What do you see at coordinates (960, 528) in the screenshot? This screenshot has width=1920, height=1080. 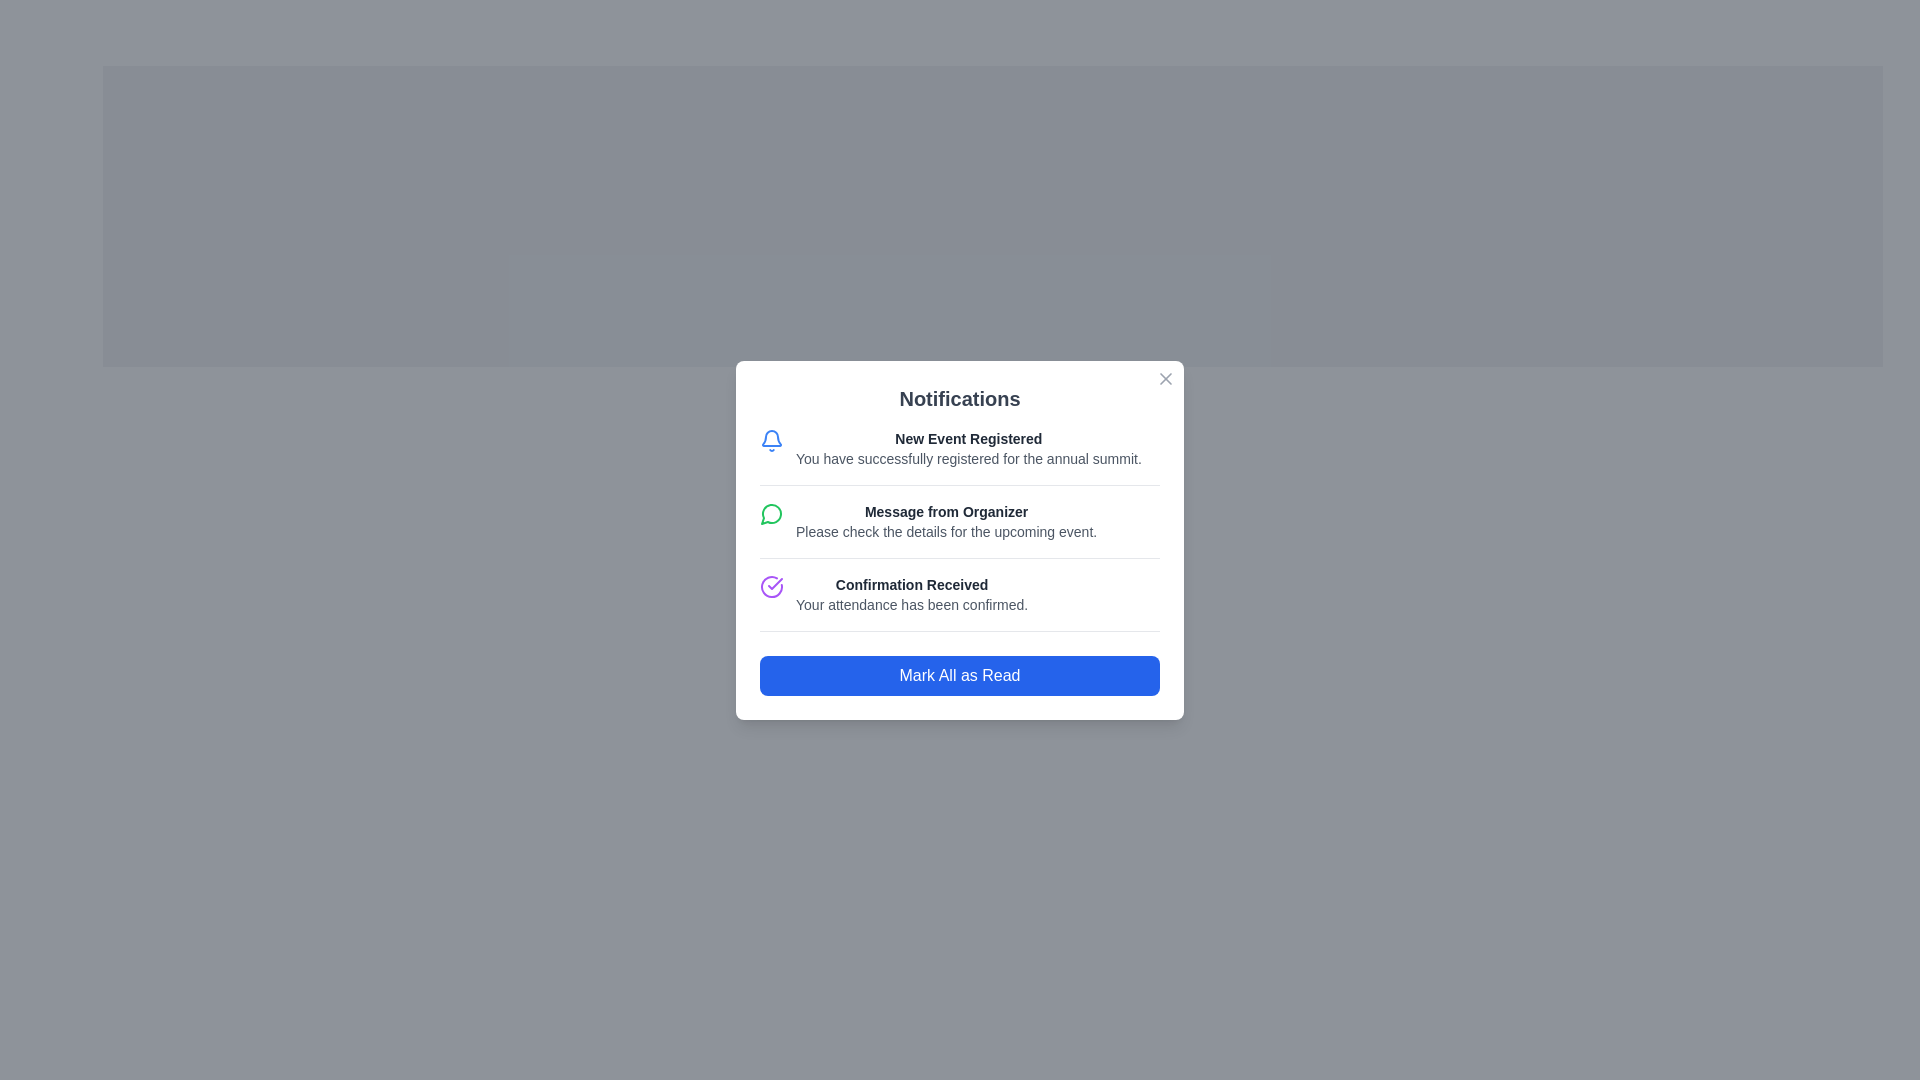 I see `the middle notification item that provides details related to an event for additional interactions` at bounding box center [960, 528].